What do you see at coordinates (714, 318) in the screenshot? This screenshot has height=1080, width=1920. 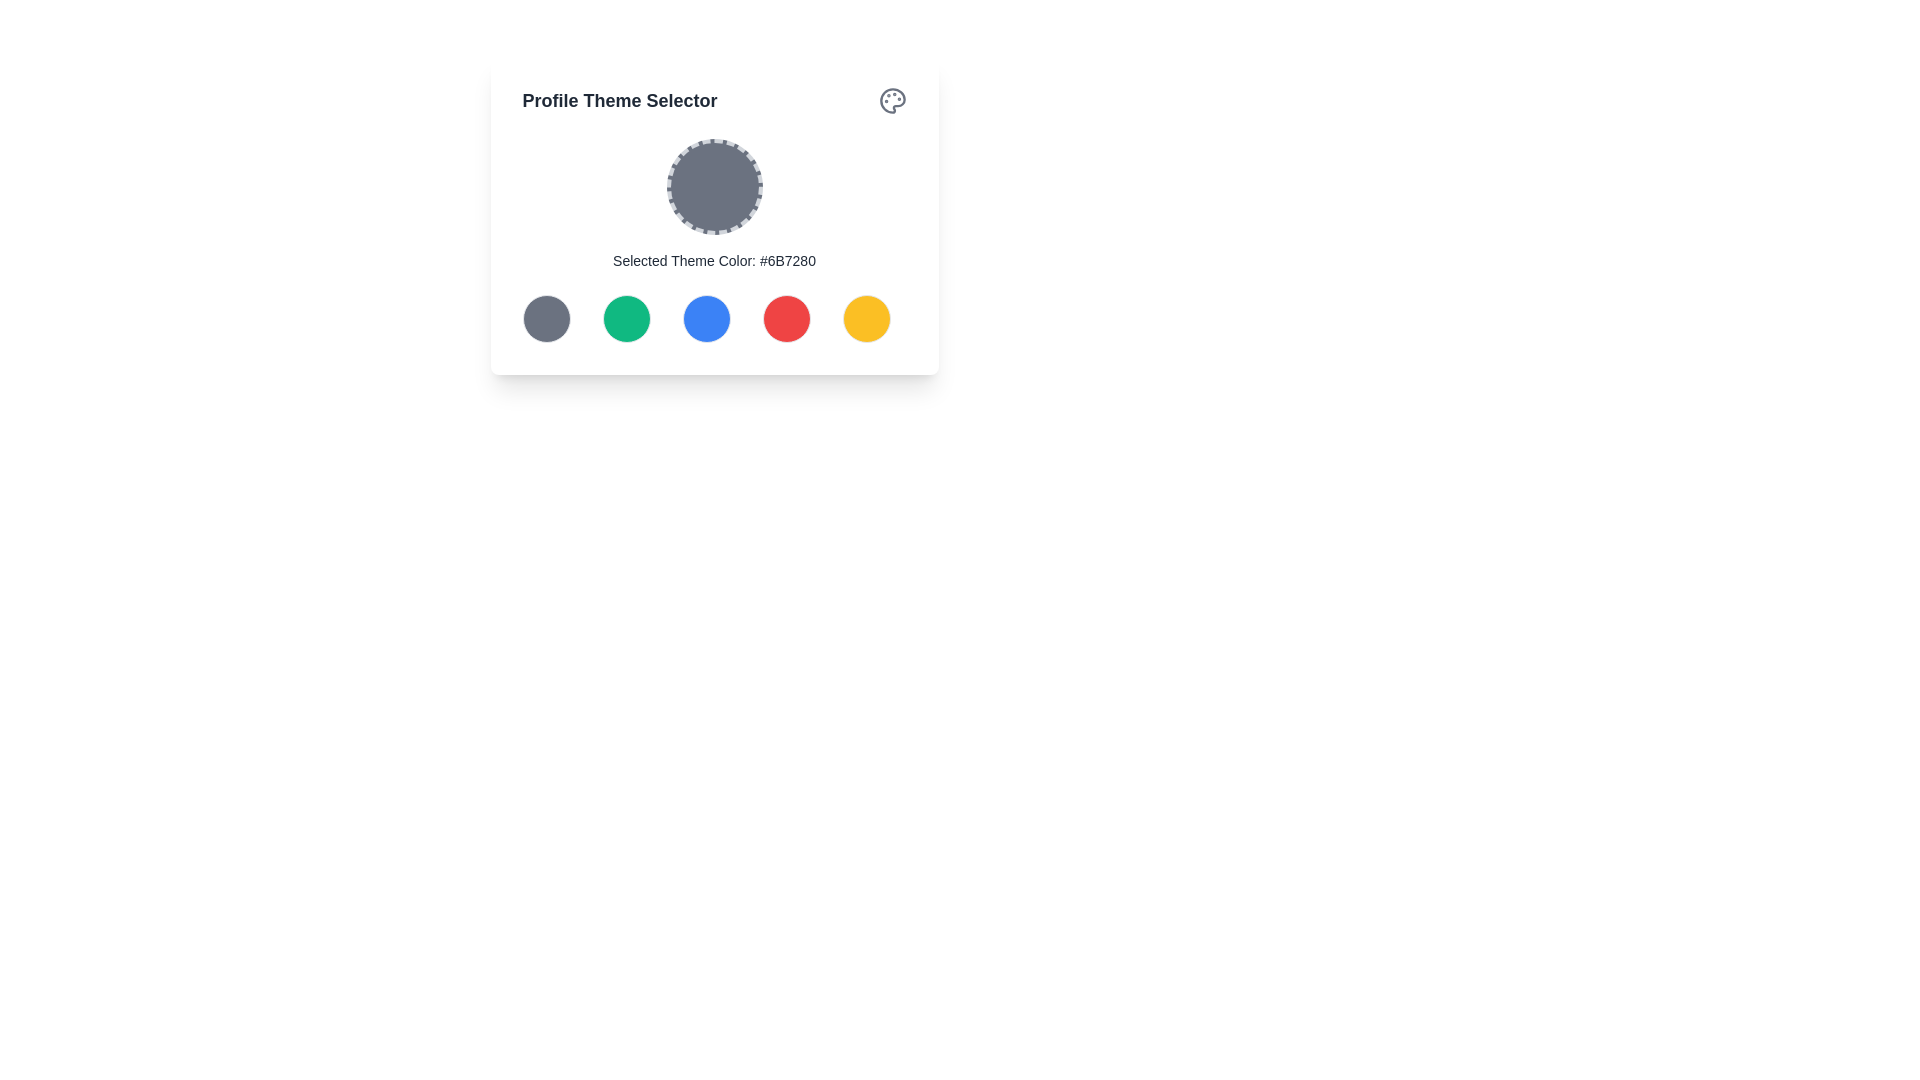 I see `the color circle in the Grid layout containing color selector buttons` at bounding box center [714, 318].